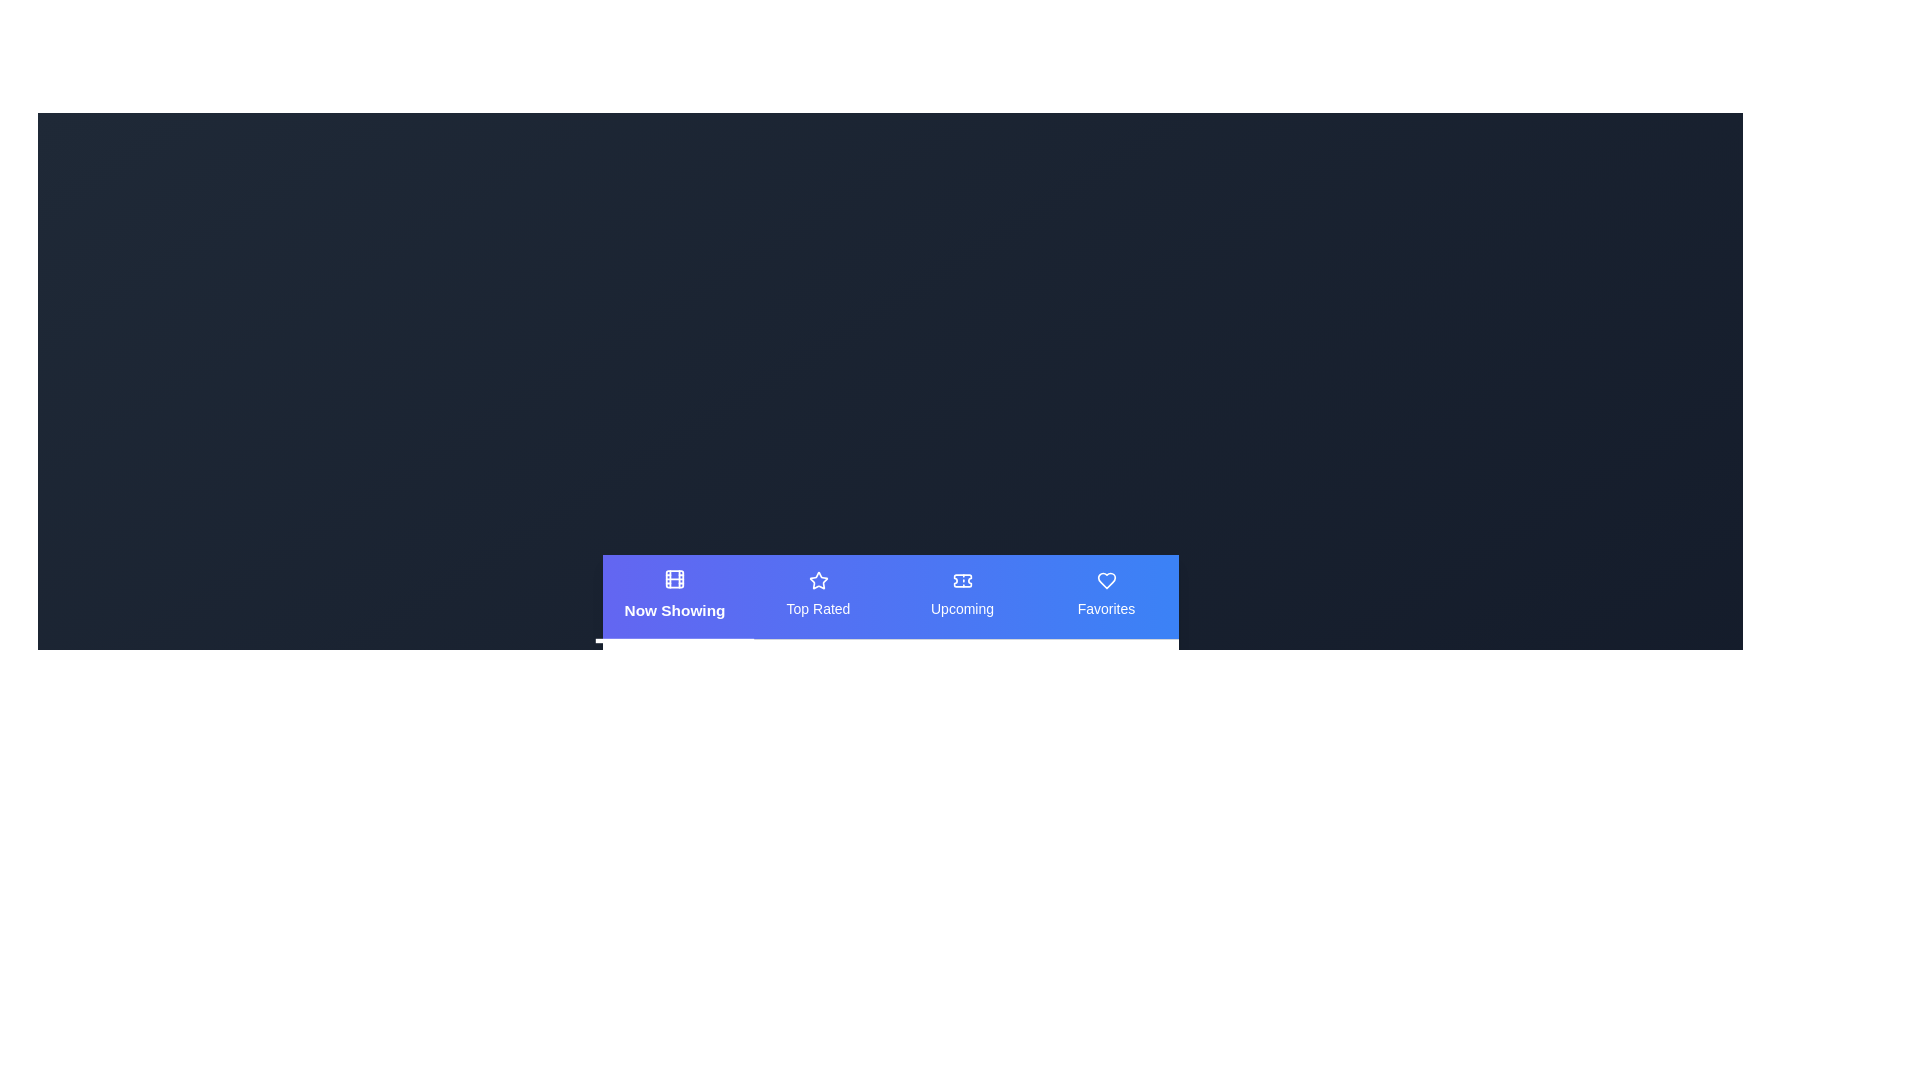  I want to click on the ticket icon located in the 'Upcoming' section of the bottom navigation bar, so click(962, 580).